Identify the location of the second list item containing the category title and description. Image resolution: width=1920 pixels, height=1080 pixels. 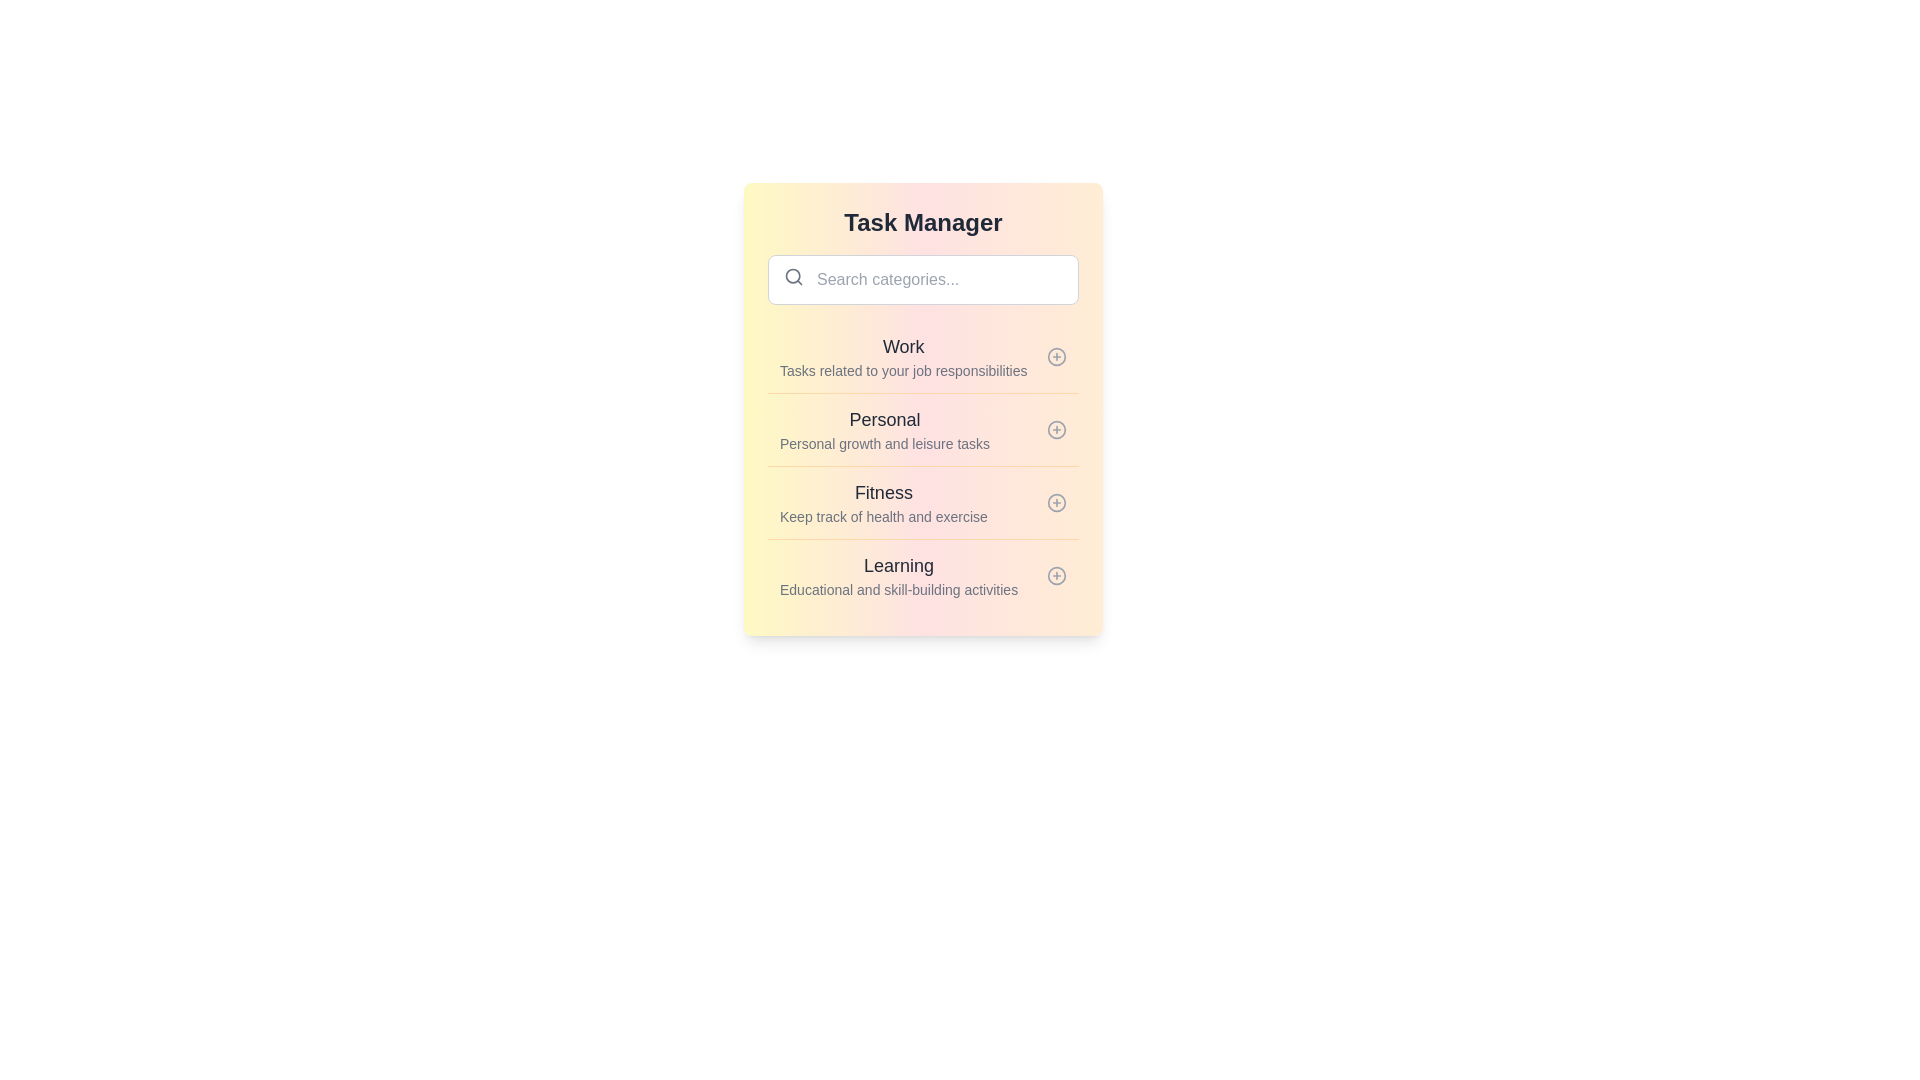
(922, 408).